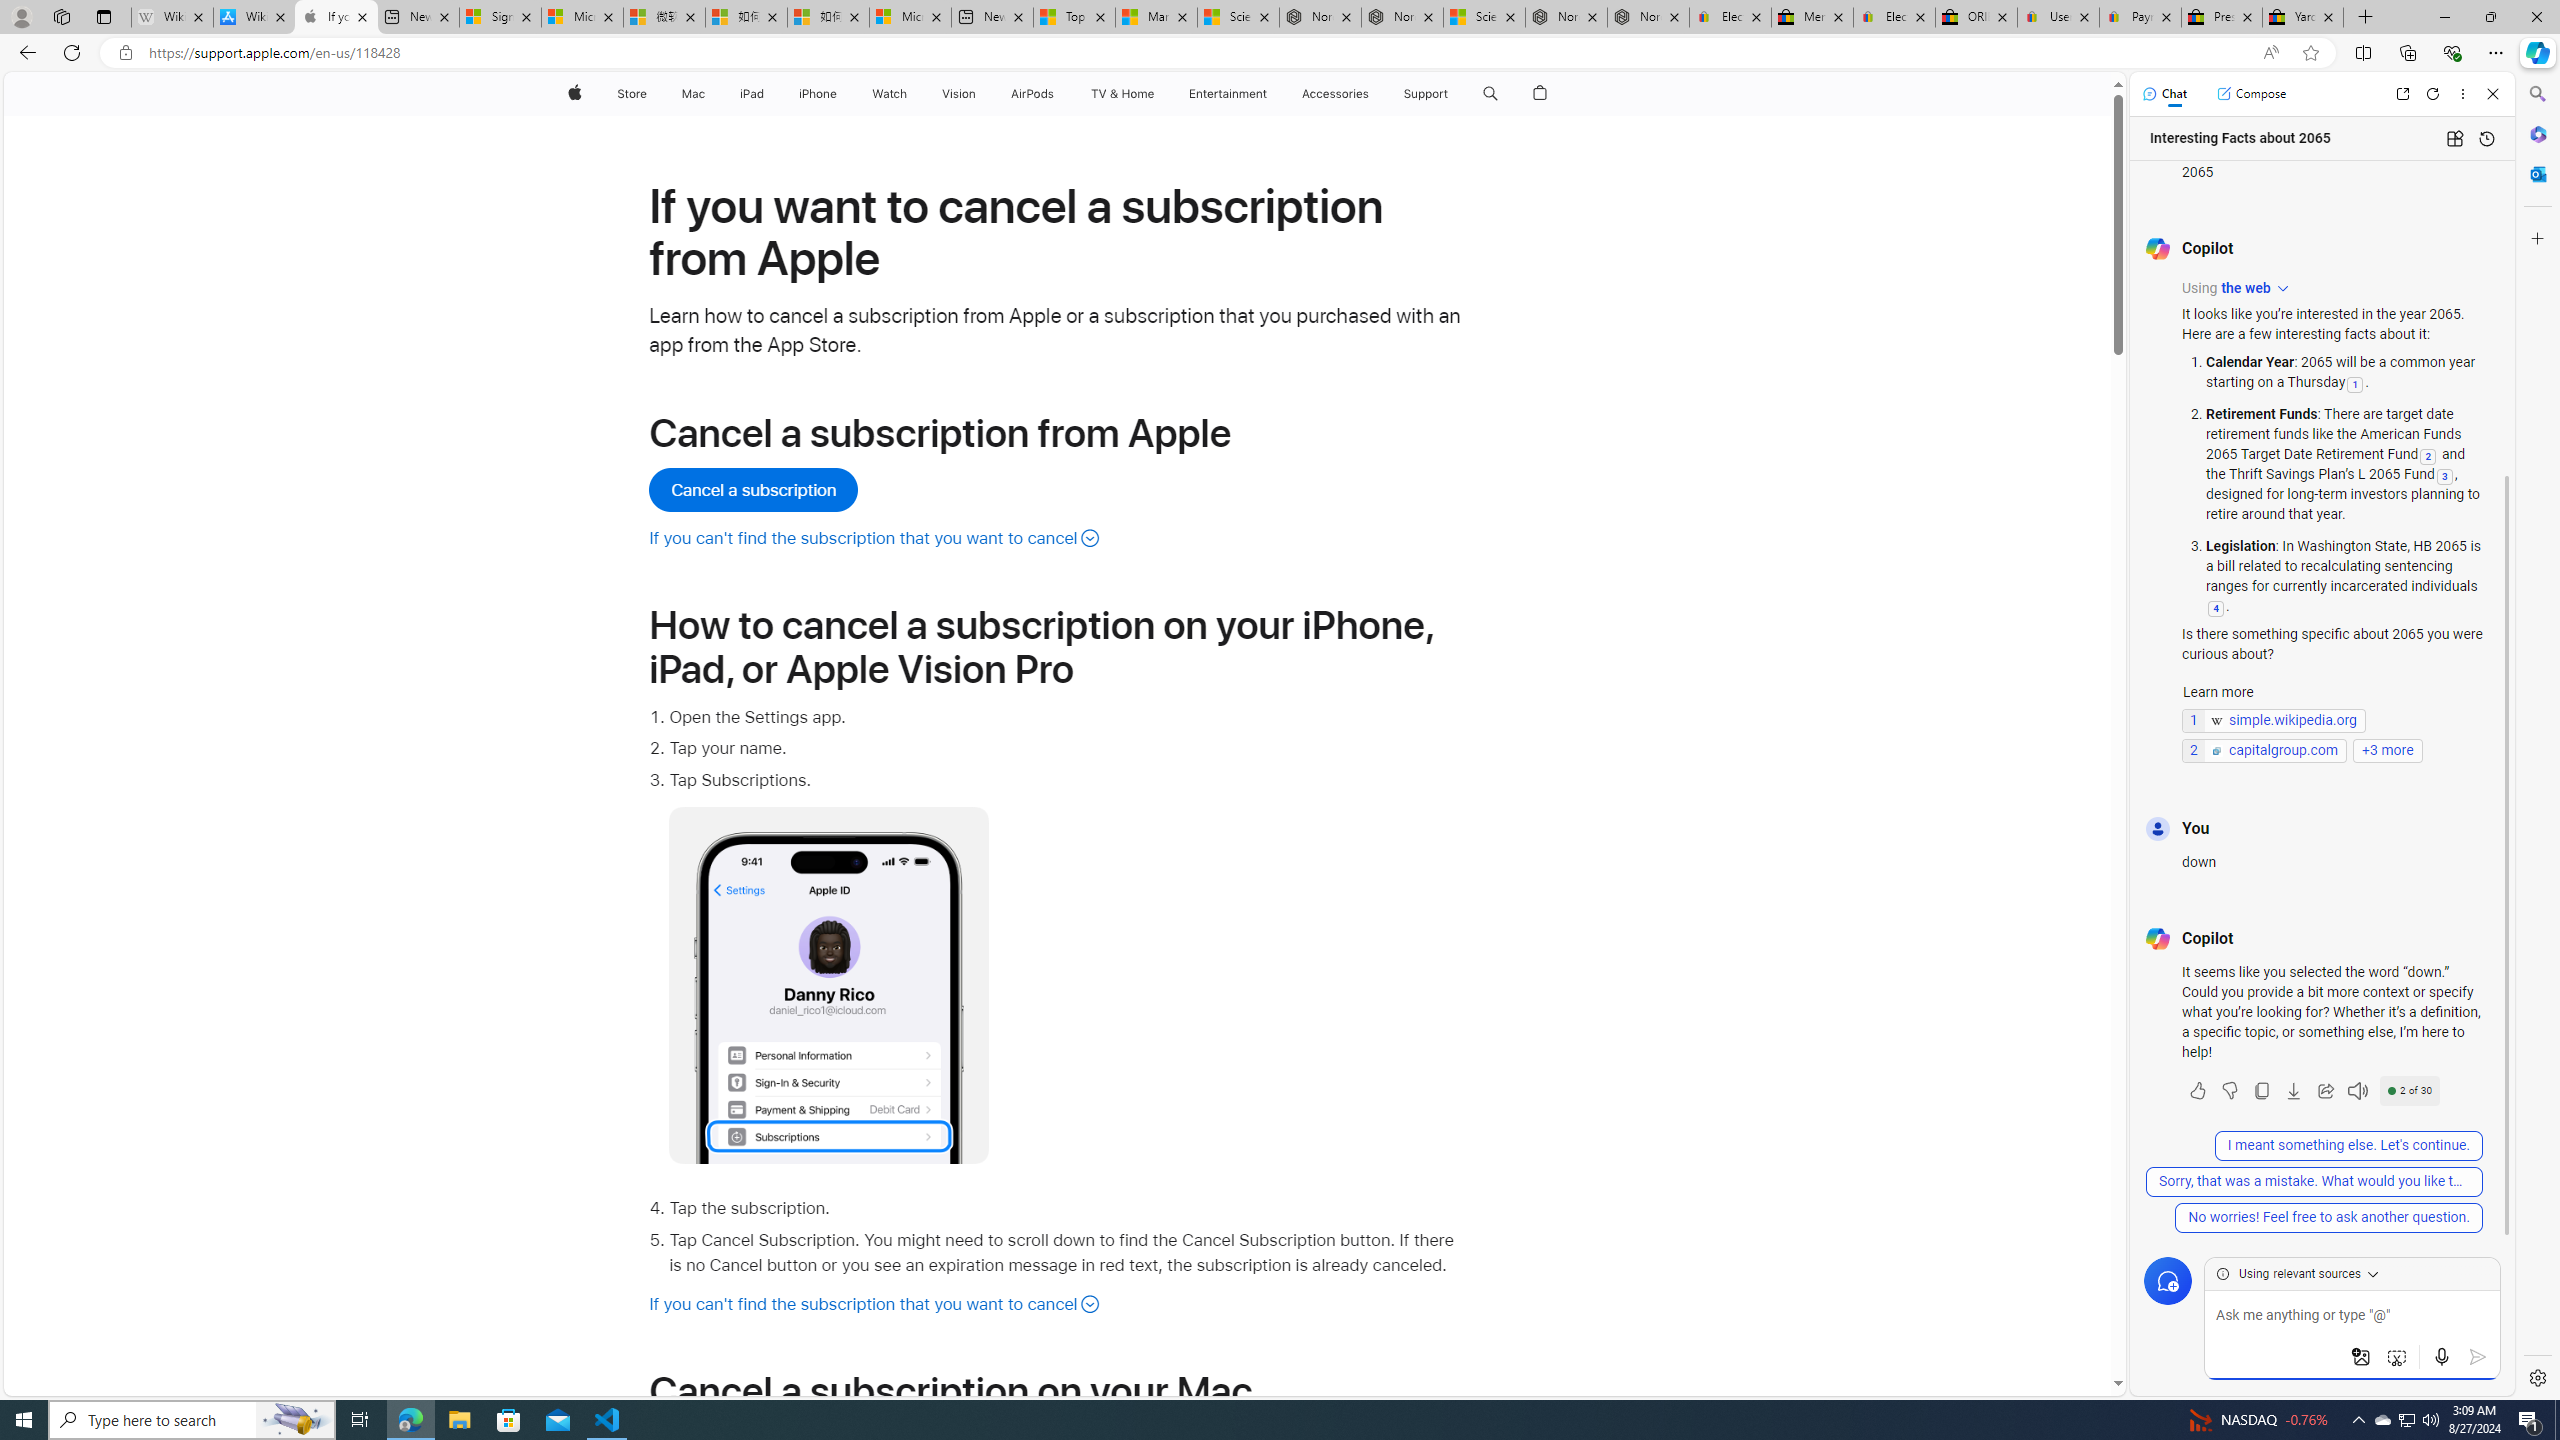  What do you see at coordinates (631, 93) in the screenshot?
I see `'Store'` at bounding box center [631, 93].